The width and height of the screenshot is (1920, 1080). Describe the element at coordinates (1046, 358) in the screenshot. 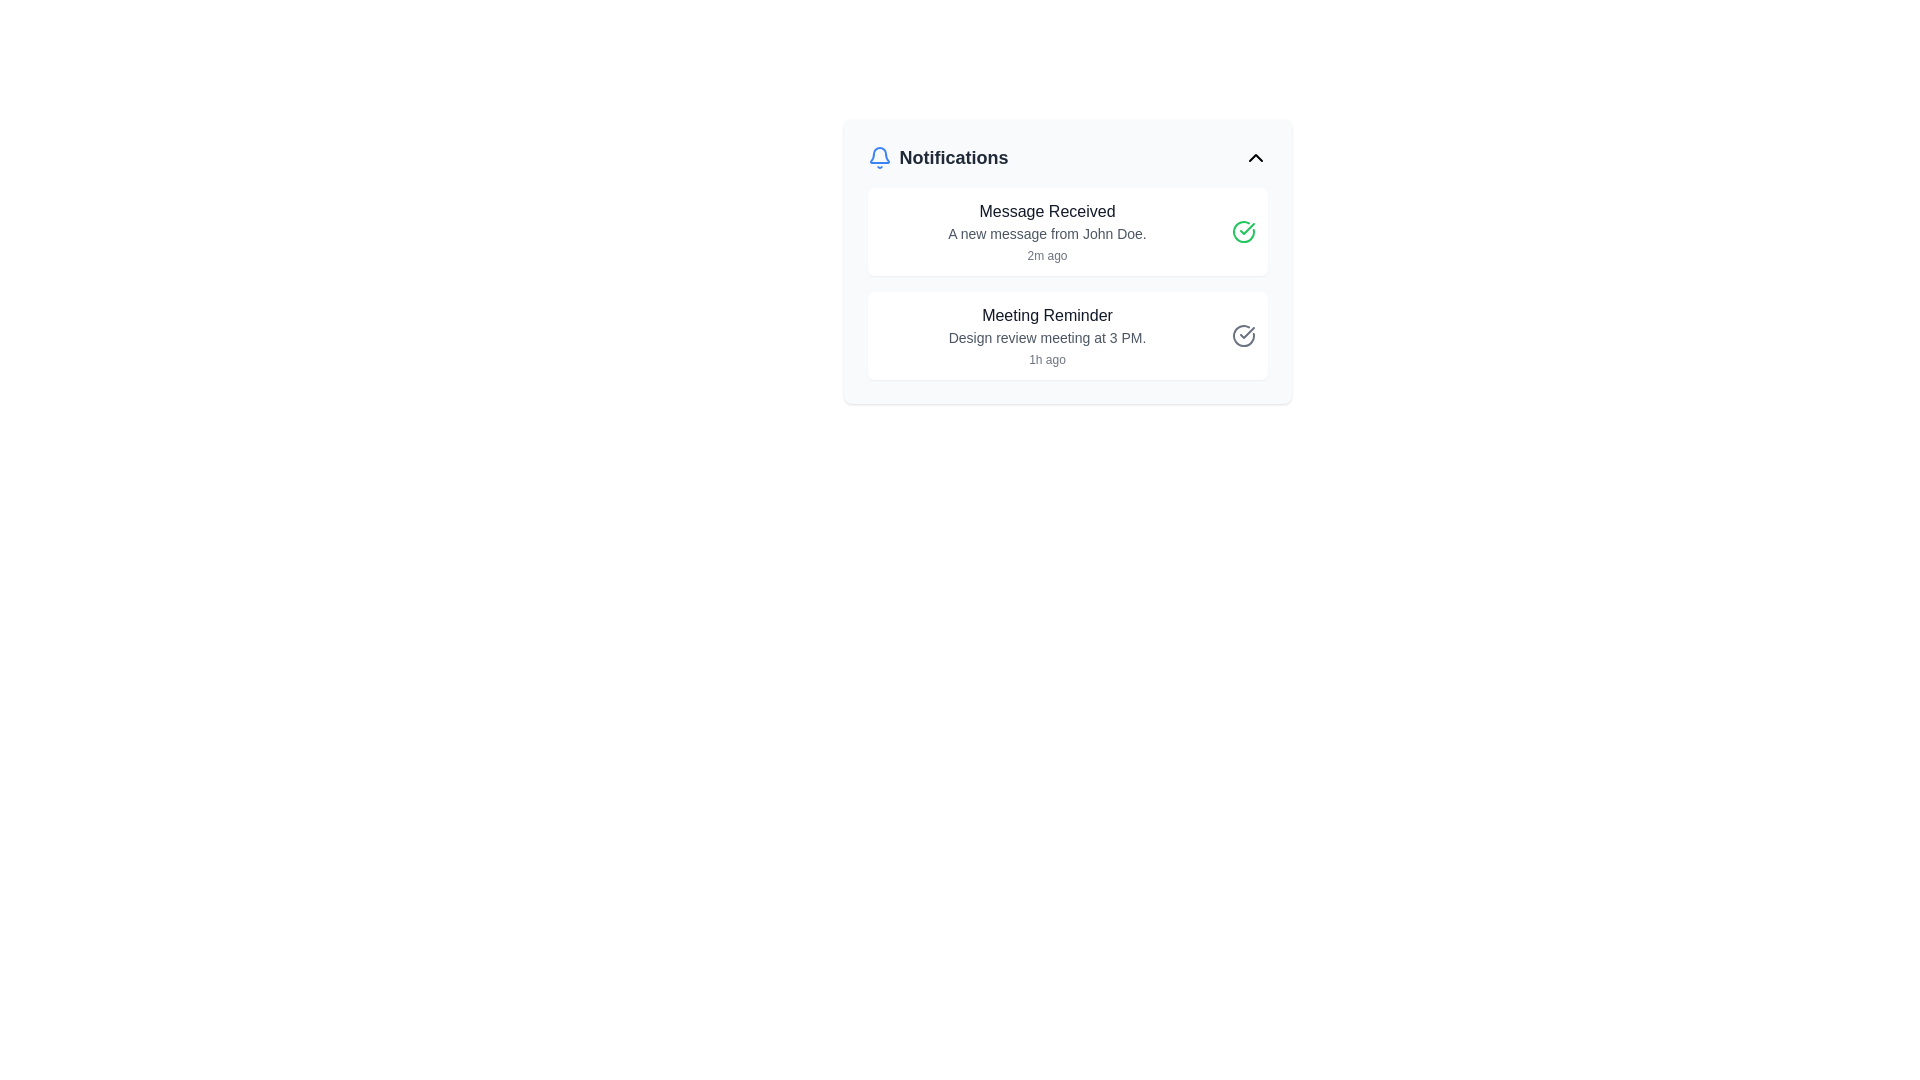

I see `the small text element displaying '1h ago', which is located below the line 'Design review meeting at 3 PM.' in the 'Meeting Reminder' section` at that location.